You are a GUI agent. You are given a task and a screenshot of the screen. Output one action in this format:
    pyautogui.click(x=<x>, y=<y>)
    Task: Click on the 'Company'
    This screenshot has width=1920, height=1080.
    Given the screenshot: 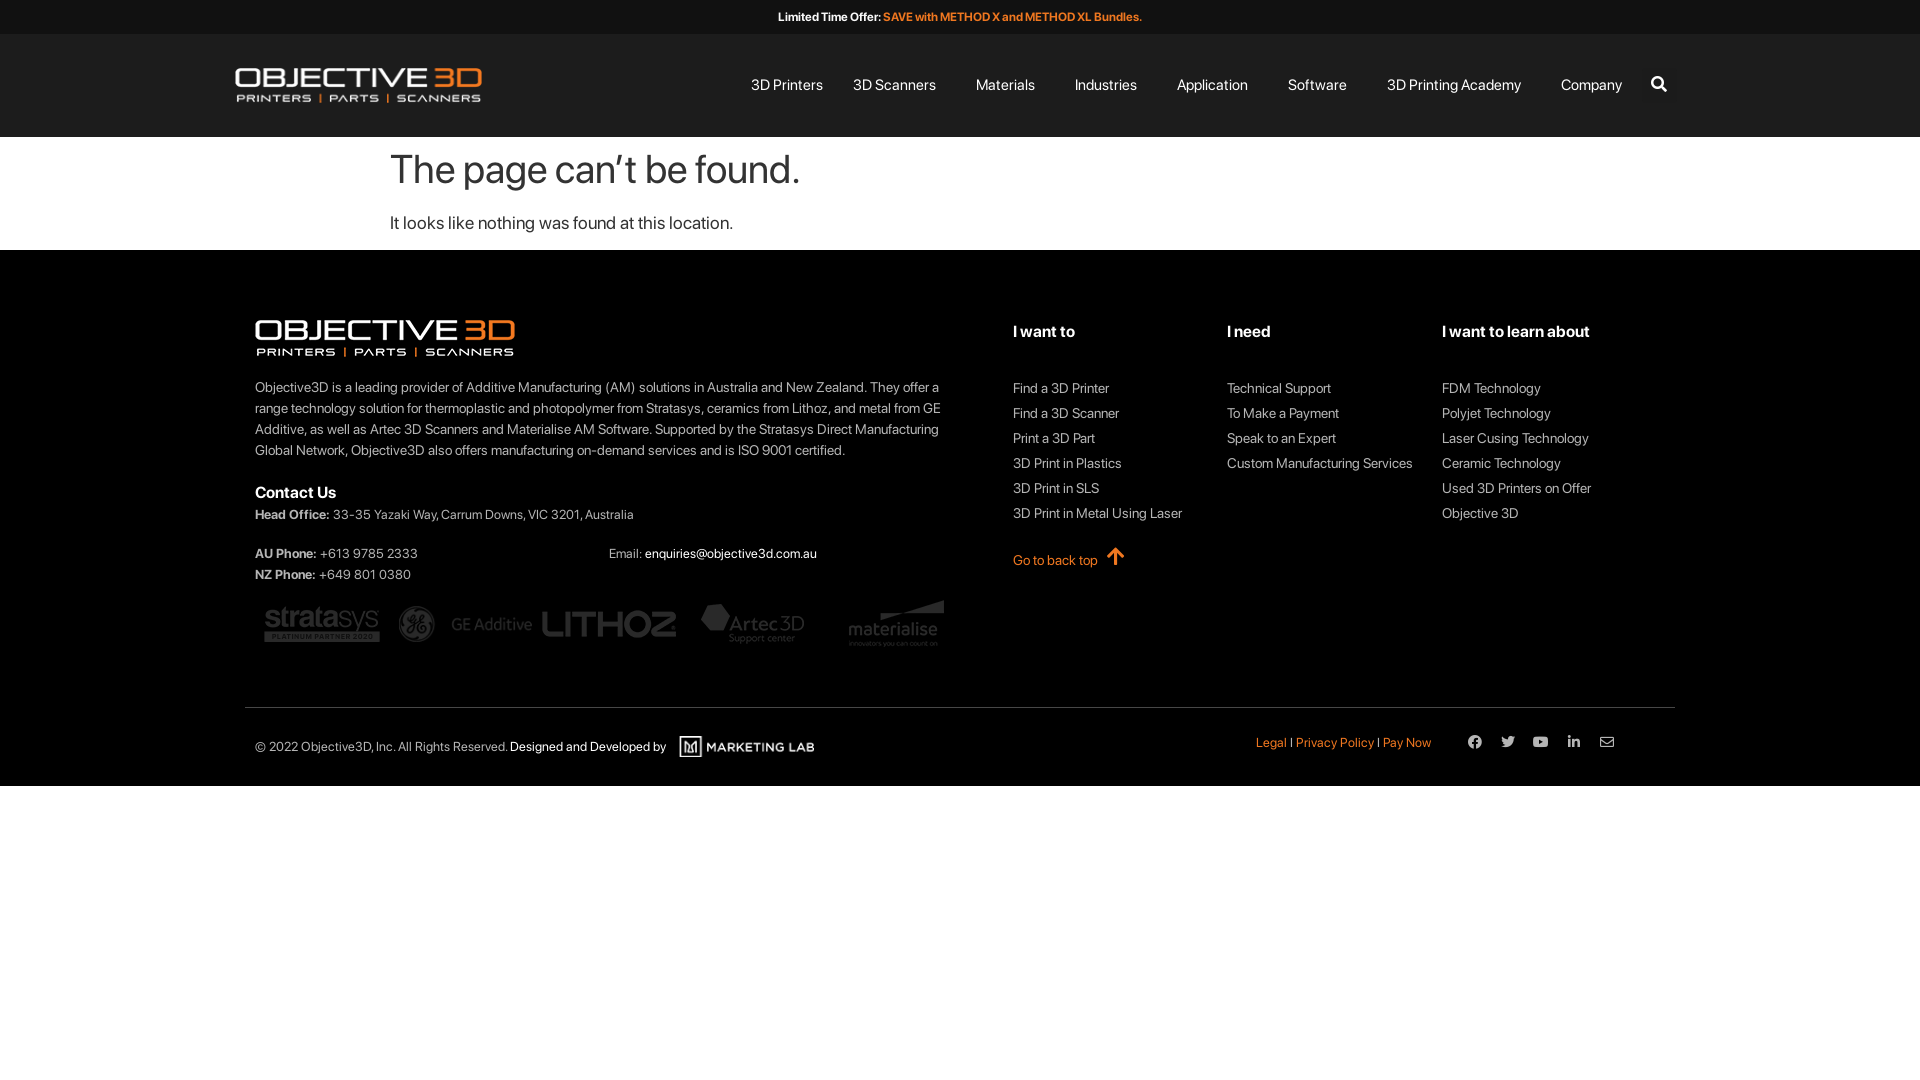 What is the action you would take?
    pyautogui.click(x=1549, y=84)
    